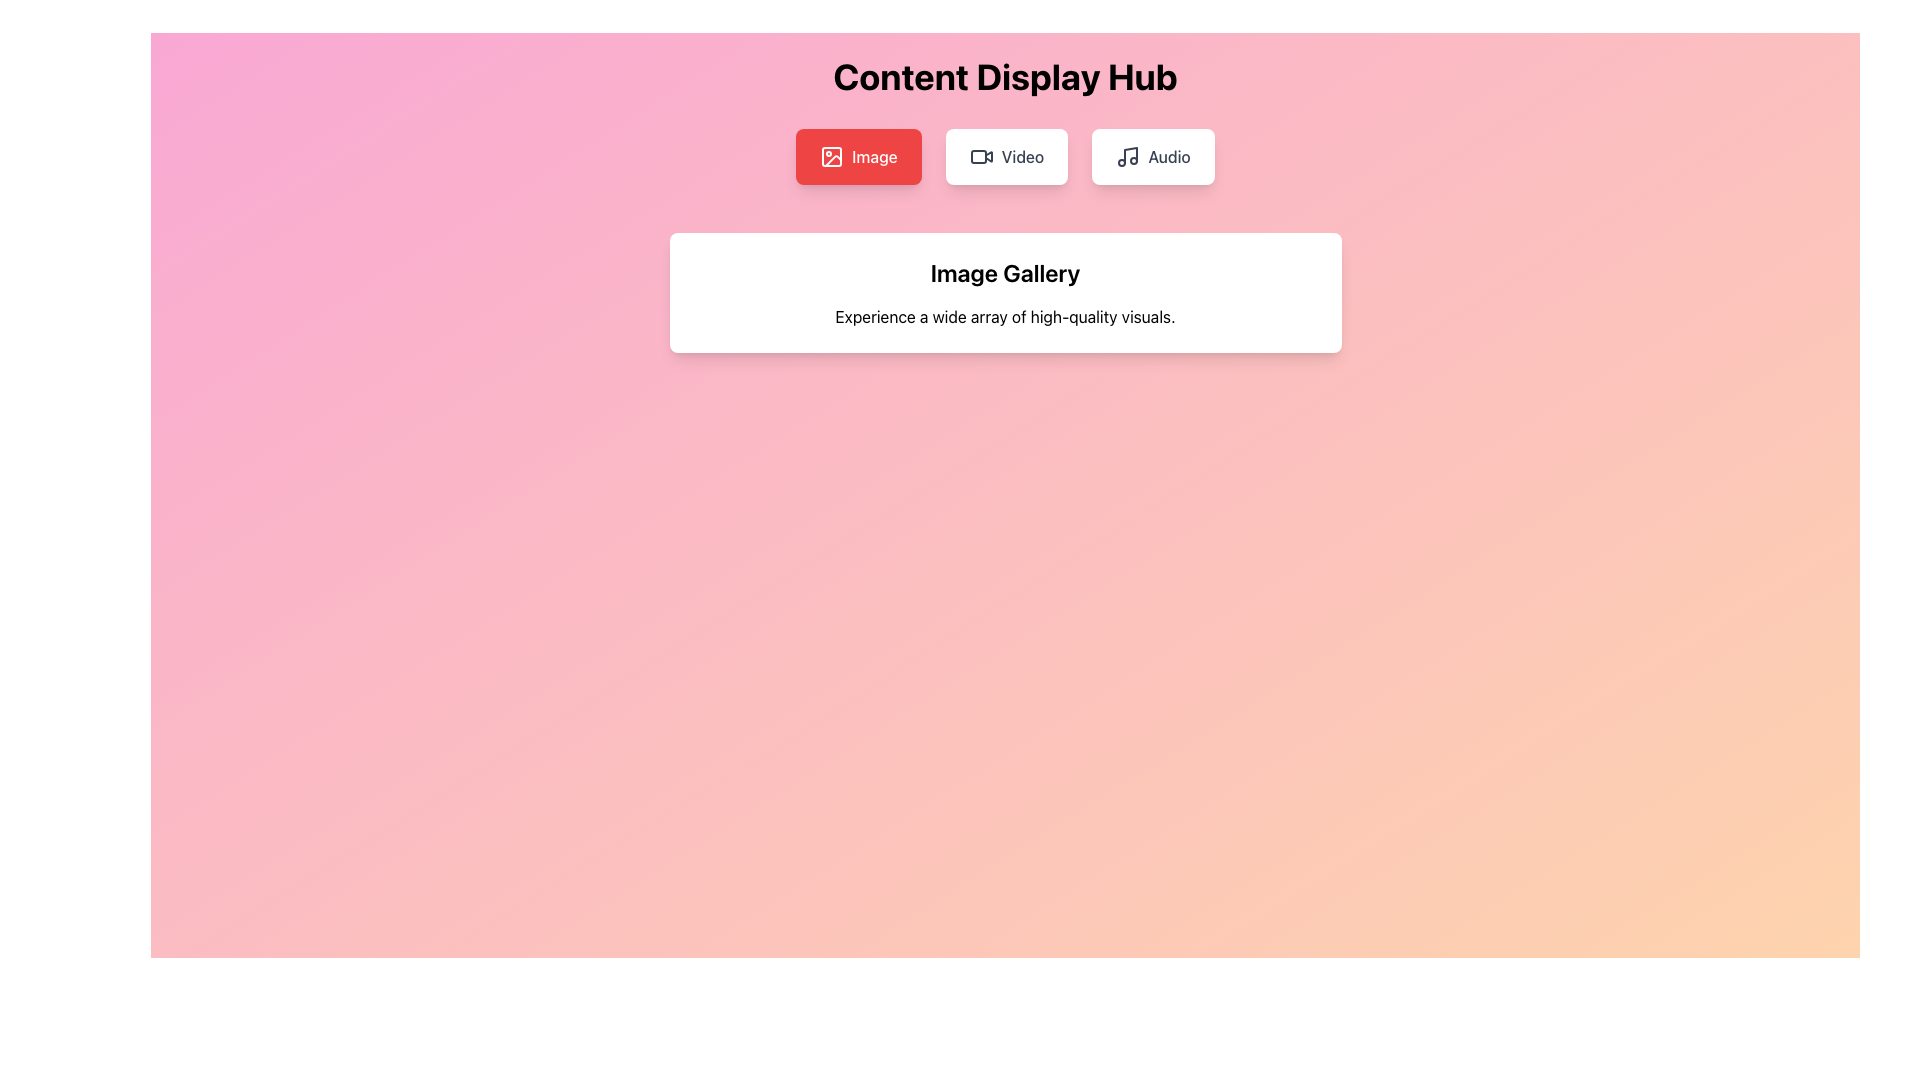  Describe the element at coordinates (1007, 156) in the screenshot. I see `the 'Video' button in the Content Display Hub` at that location.